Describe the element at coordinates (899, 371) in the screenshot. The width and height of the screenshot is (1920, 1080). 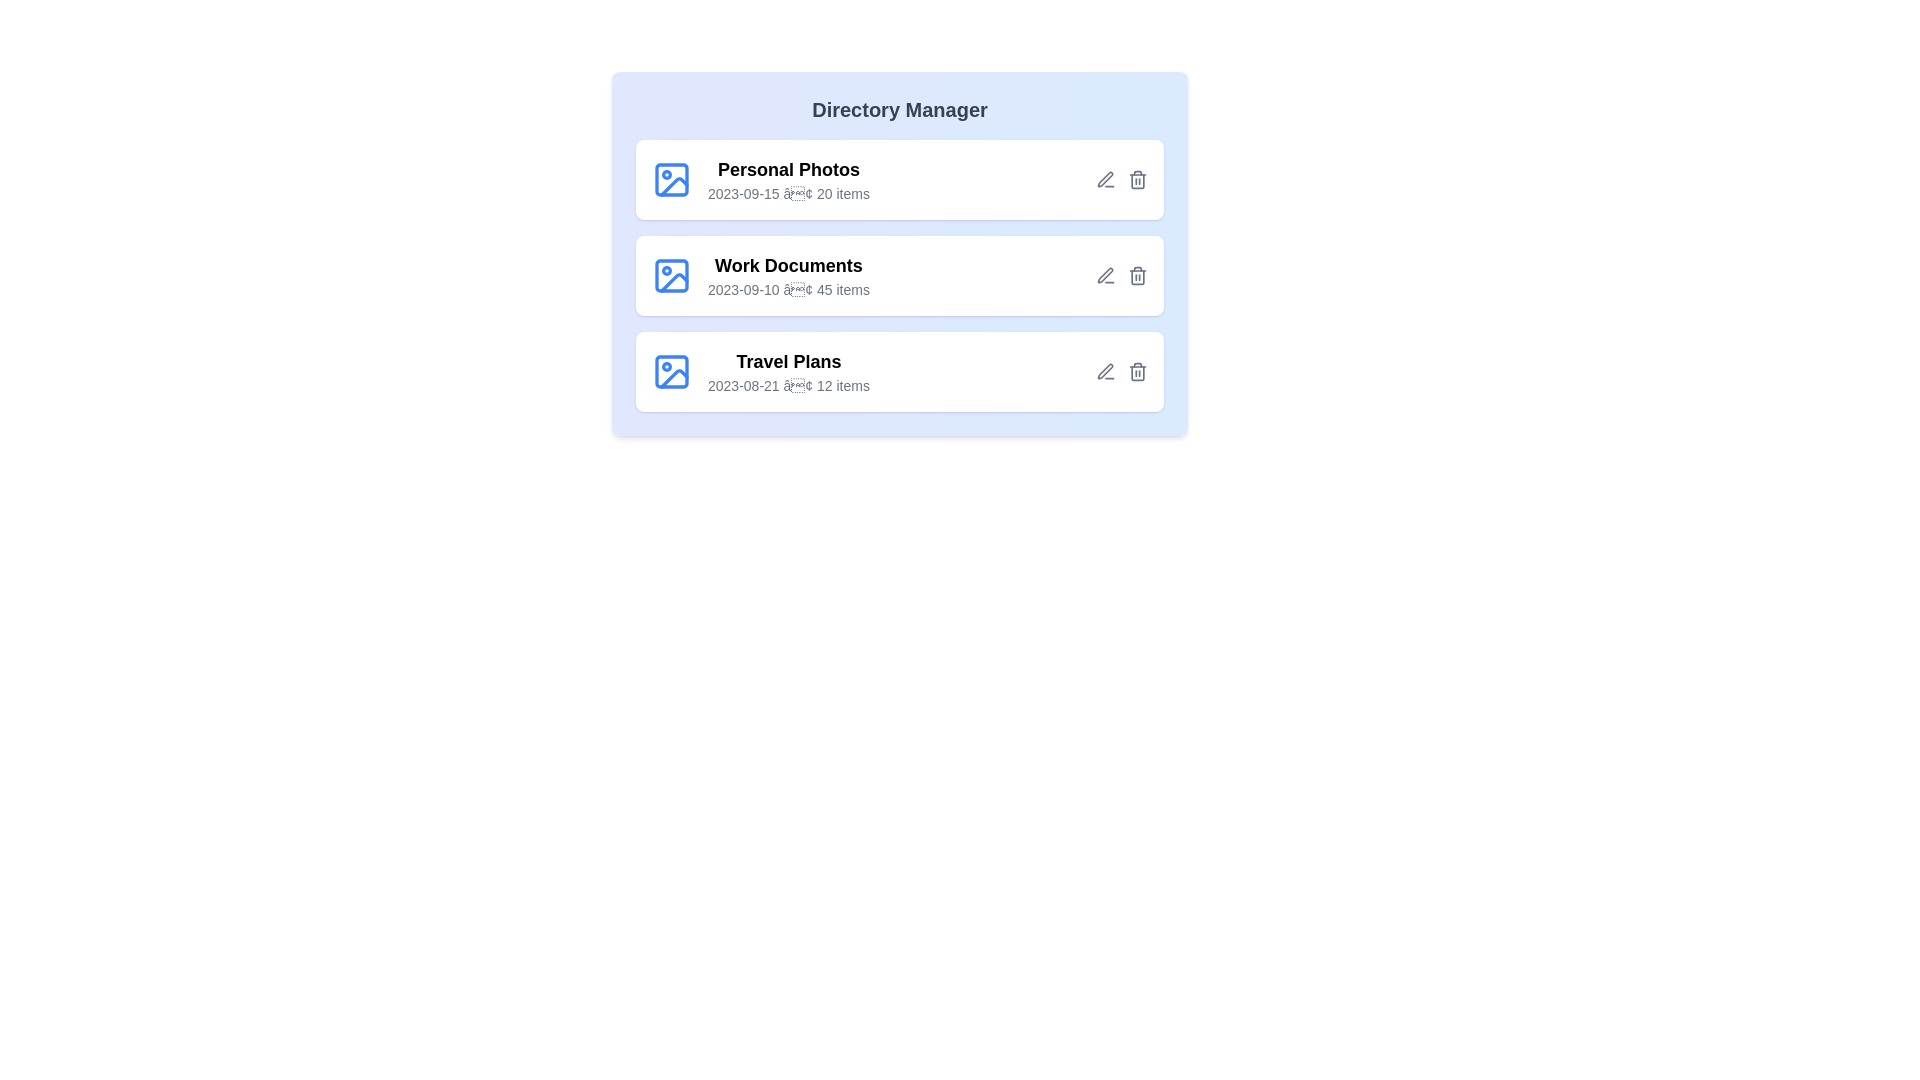
I see `the directory item labeled 'Travel Plans' to observe the hover effect` at that location.